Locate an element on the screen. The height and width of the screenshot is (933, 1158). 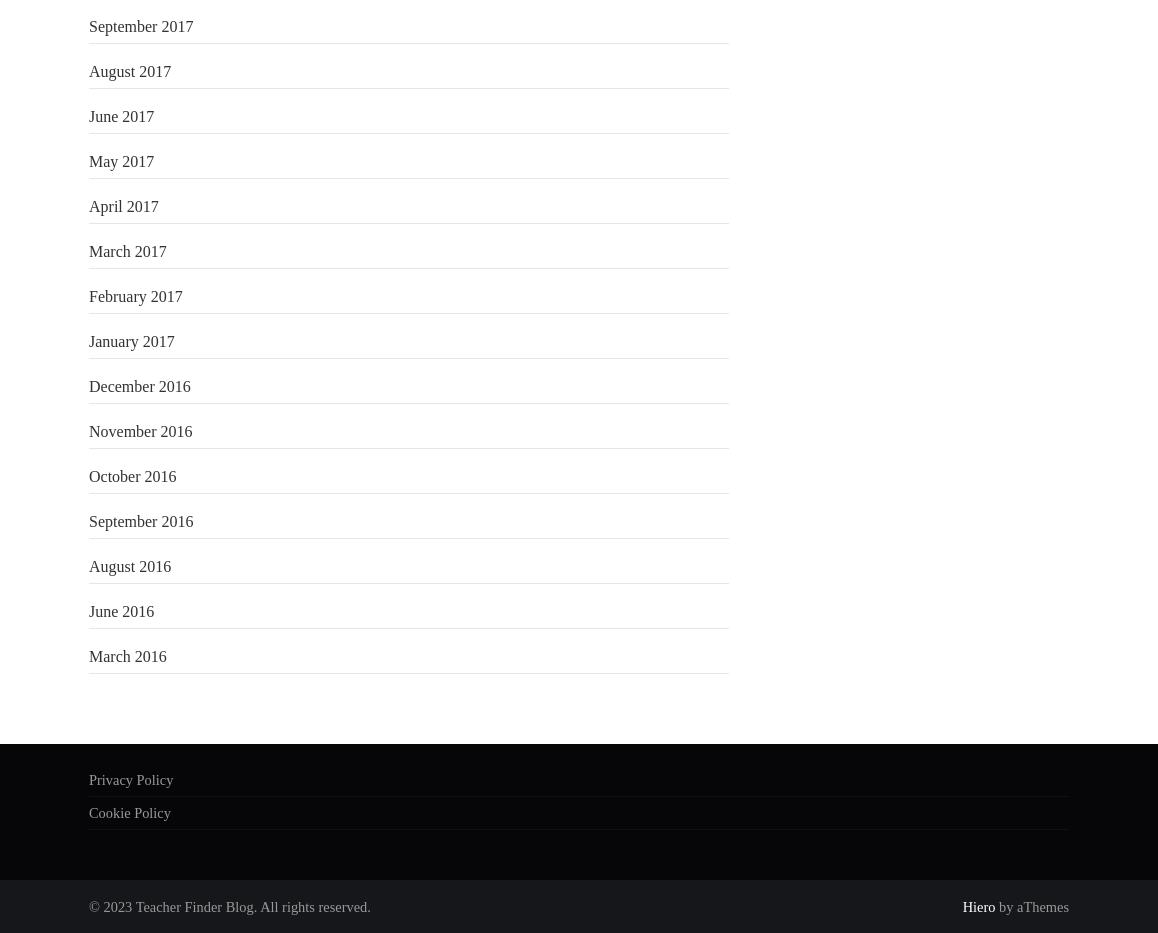
'April 2017' is located at coordinates (89, 205).